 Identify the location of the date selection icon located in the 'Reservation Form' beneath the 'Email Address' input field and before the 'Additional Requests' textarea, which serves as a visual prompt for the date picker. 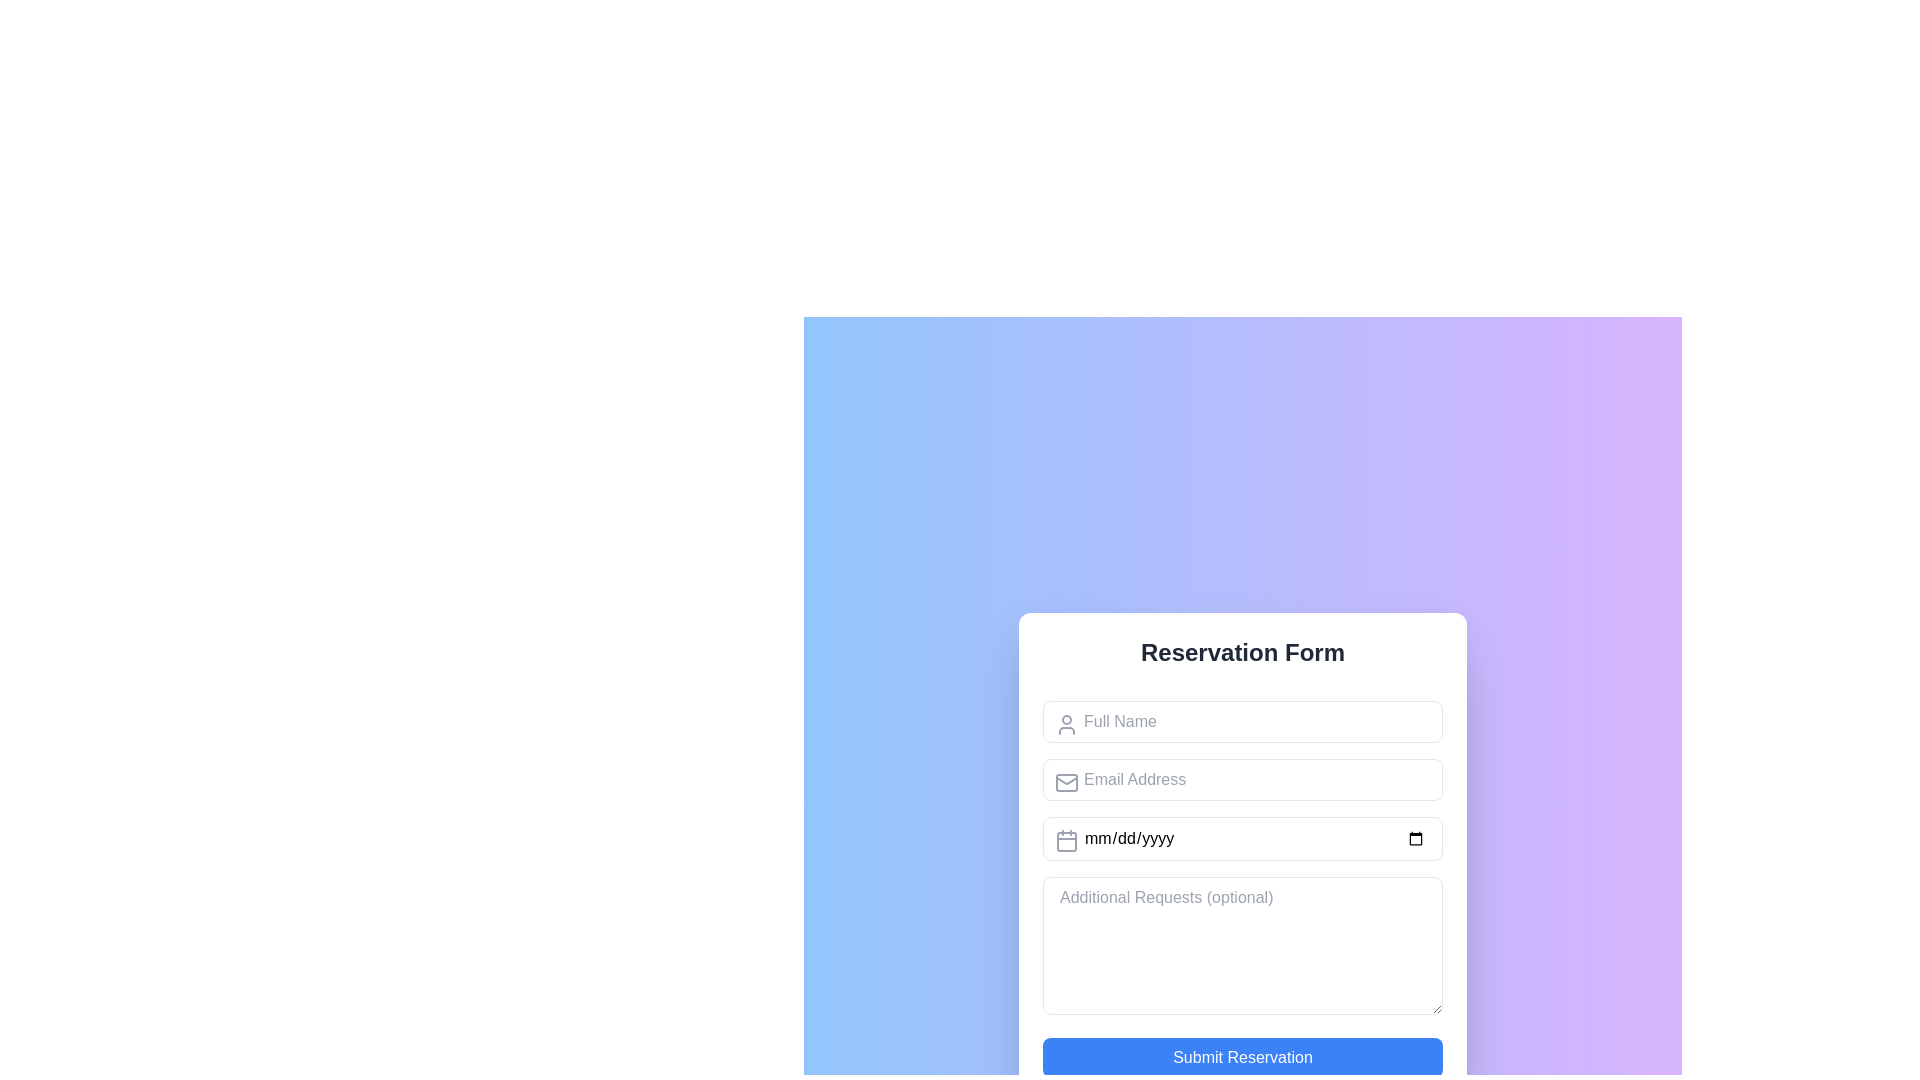
(1065, 840).